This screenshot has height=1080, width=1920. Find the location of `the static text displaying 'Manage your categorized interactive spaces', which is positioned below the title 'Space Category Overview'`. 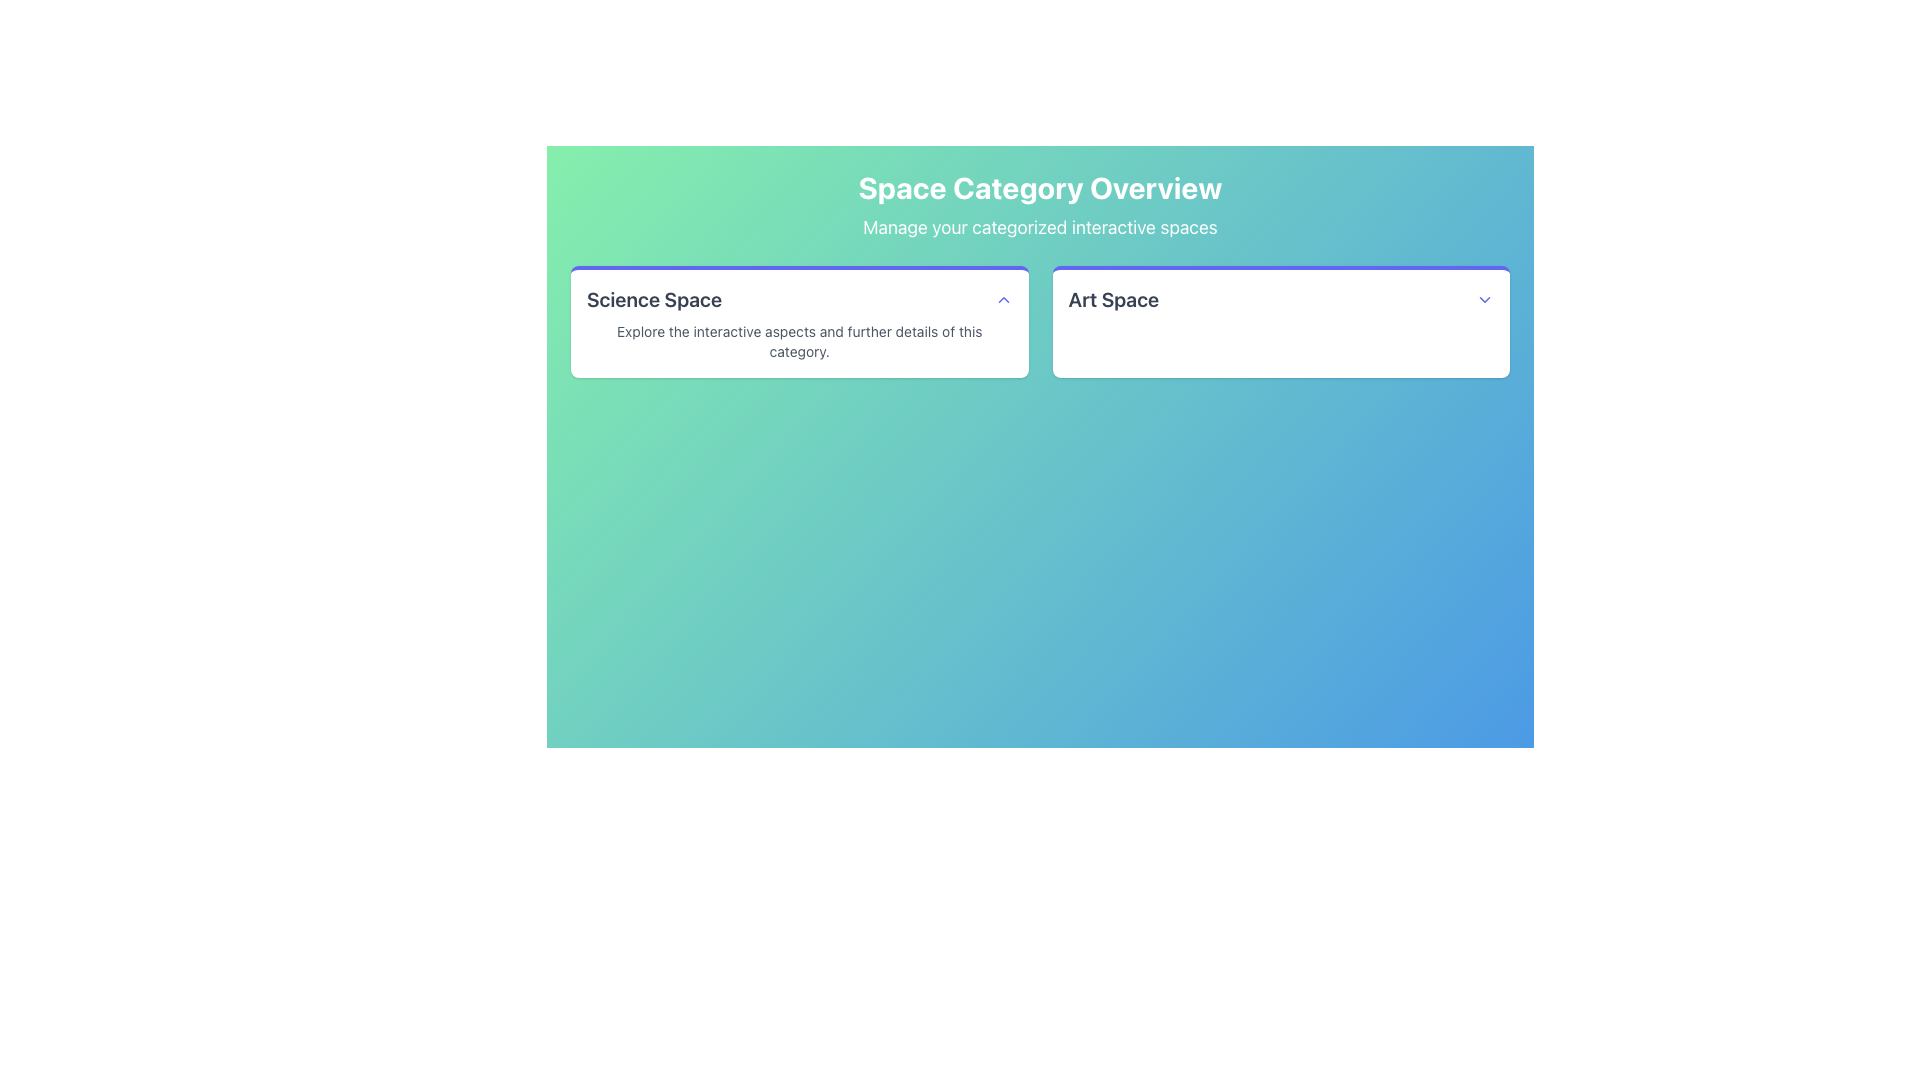

the static text displaying 'Manage your categorized interactive spaces', which is positioned below the title 'Space Category Overview' is located at coordinates (1040, 226).